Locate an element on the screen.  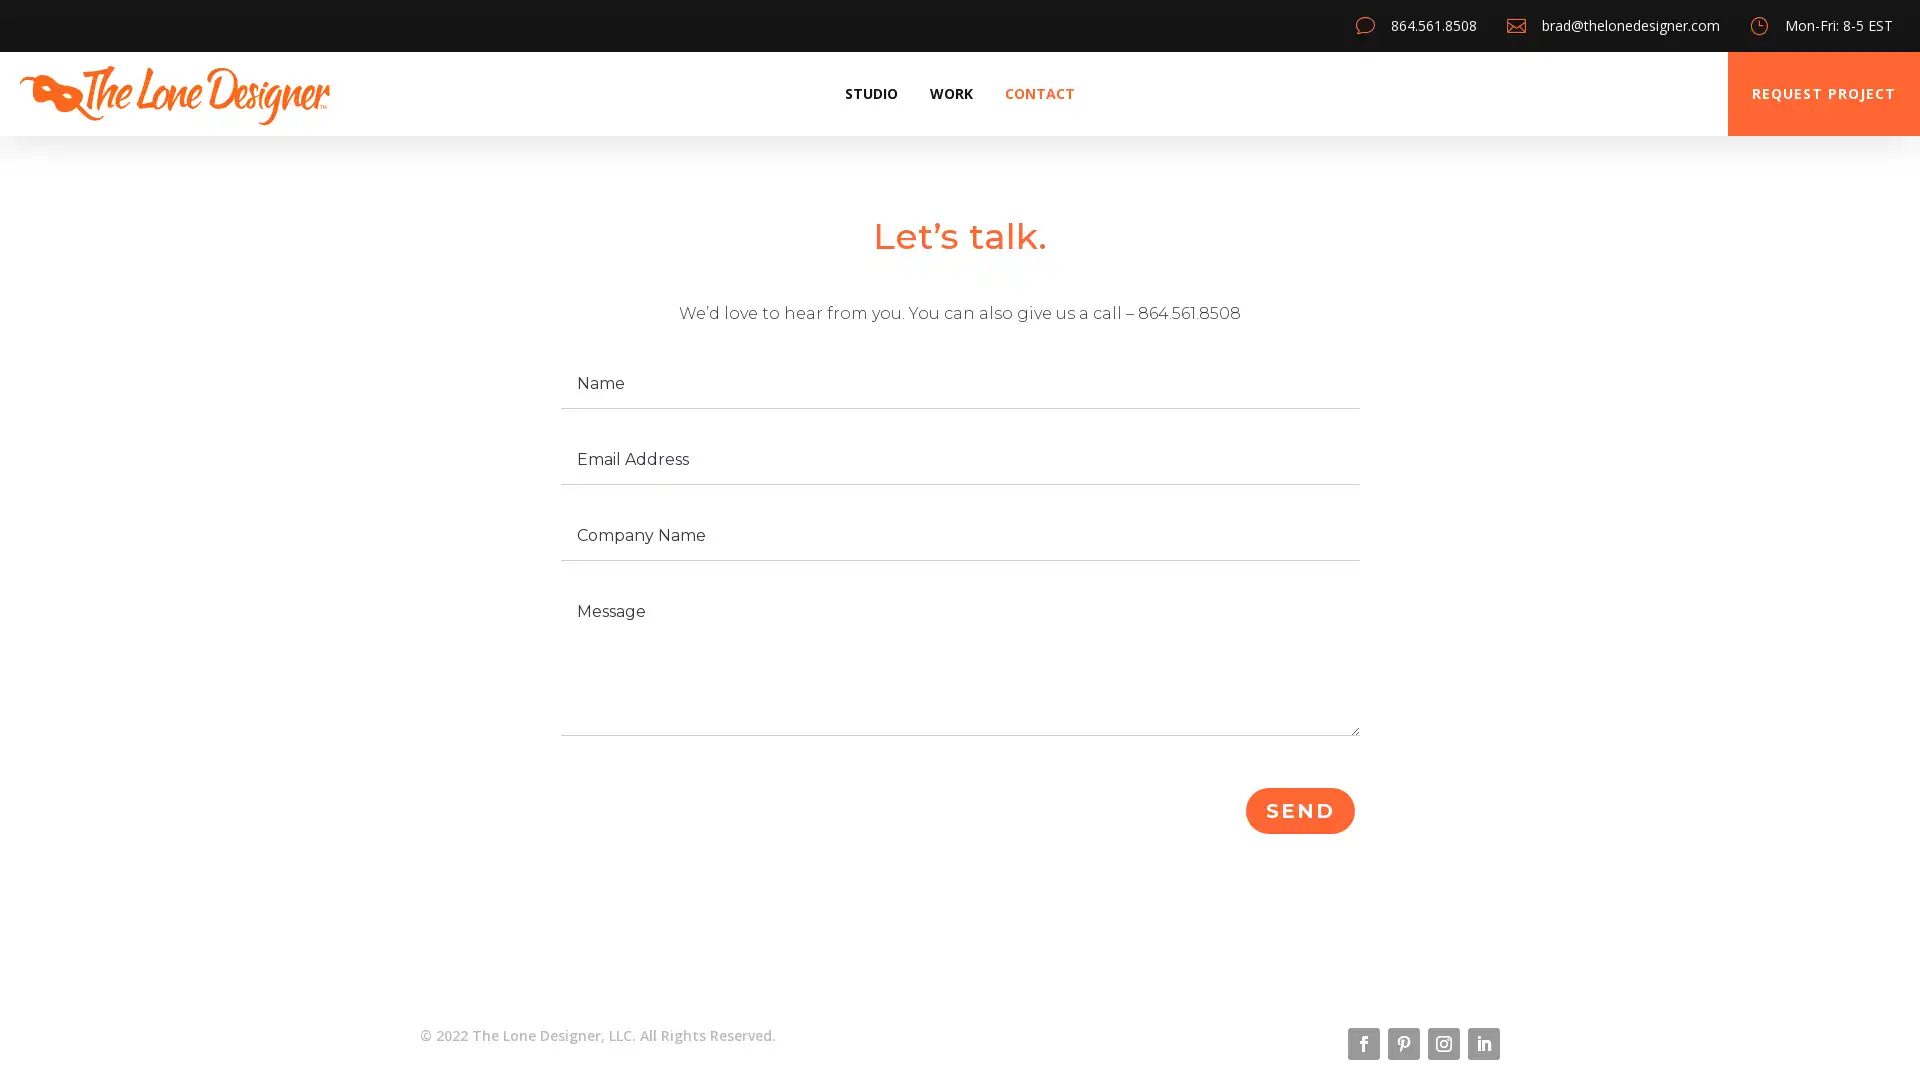
SEND E is located at coordinates (1300, 810).